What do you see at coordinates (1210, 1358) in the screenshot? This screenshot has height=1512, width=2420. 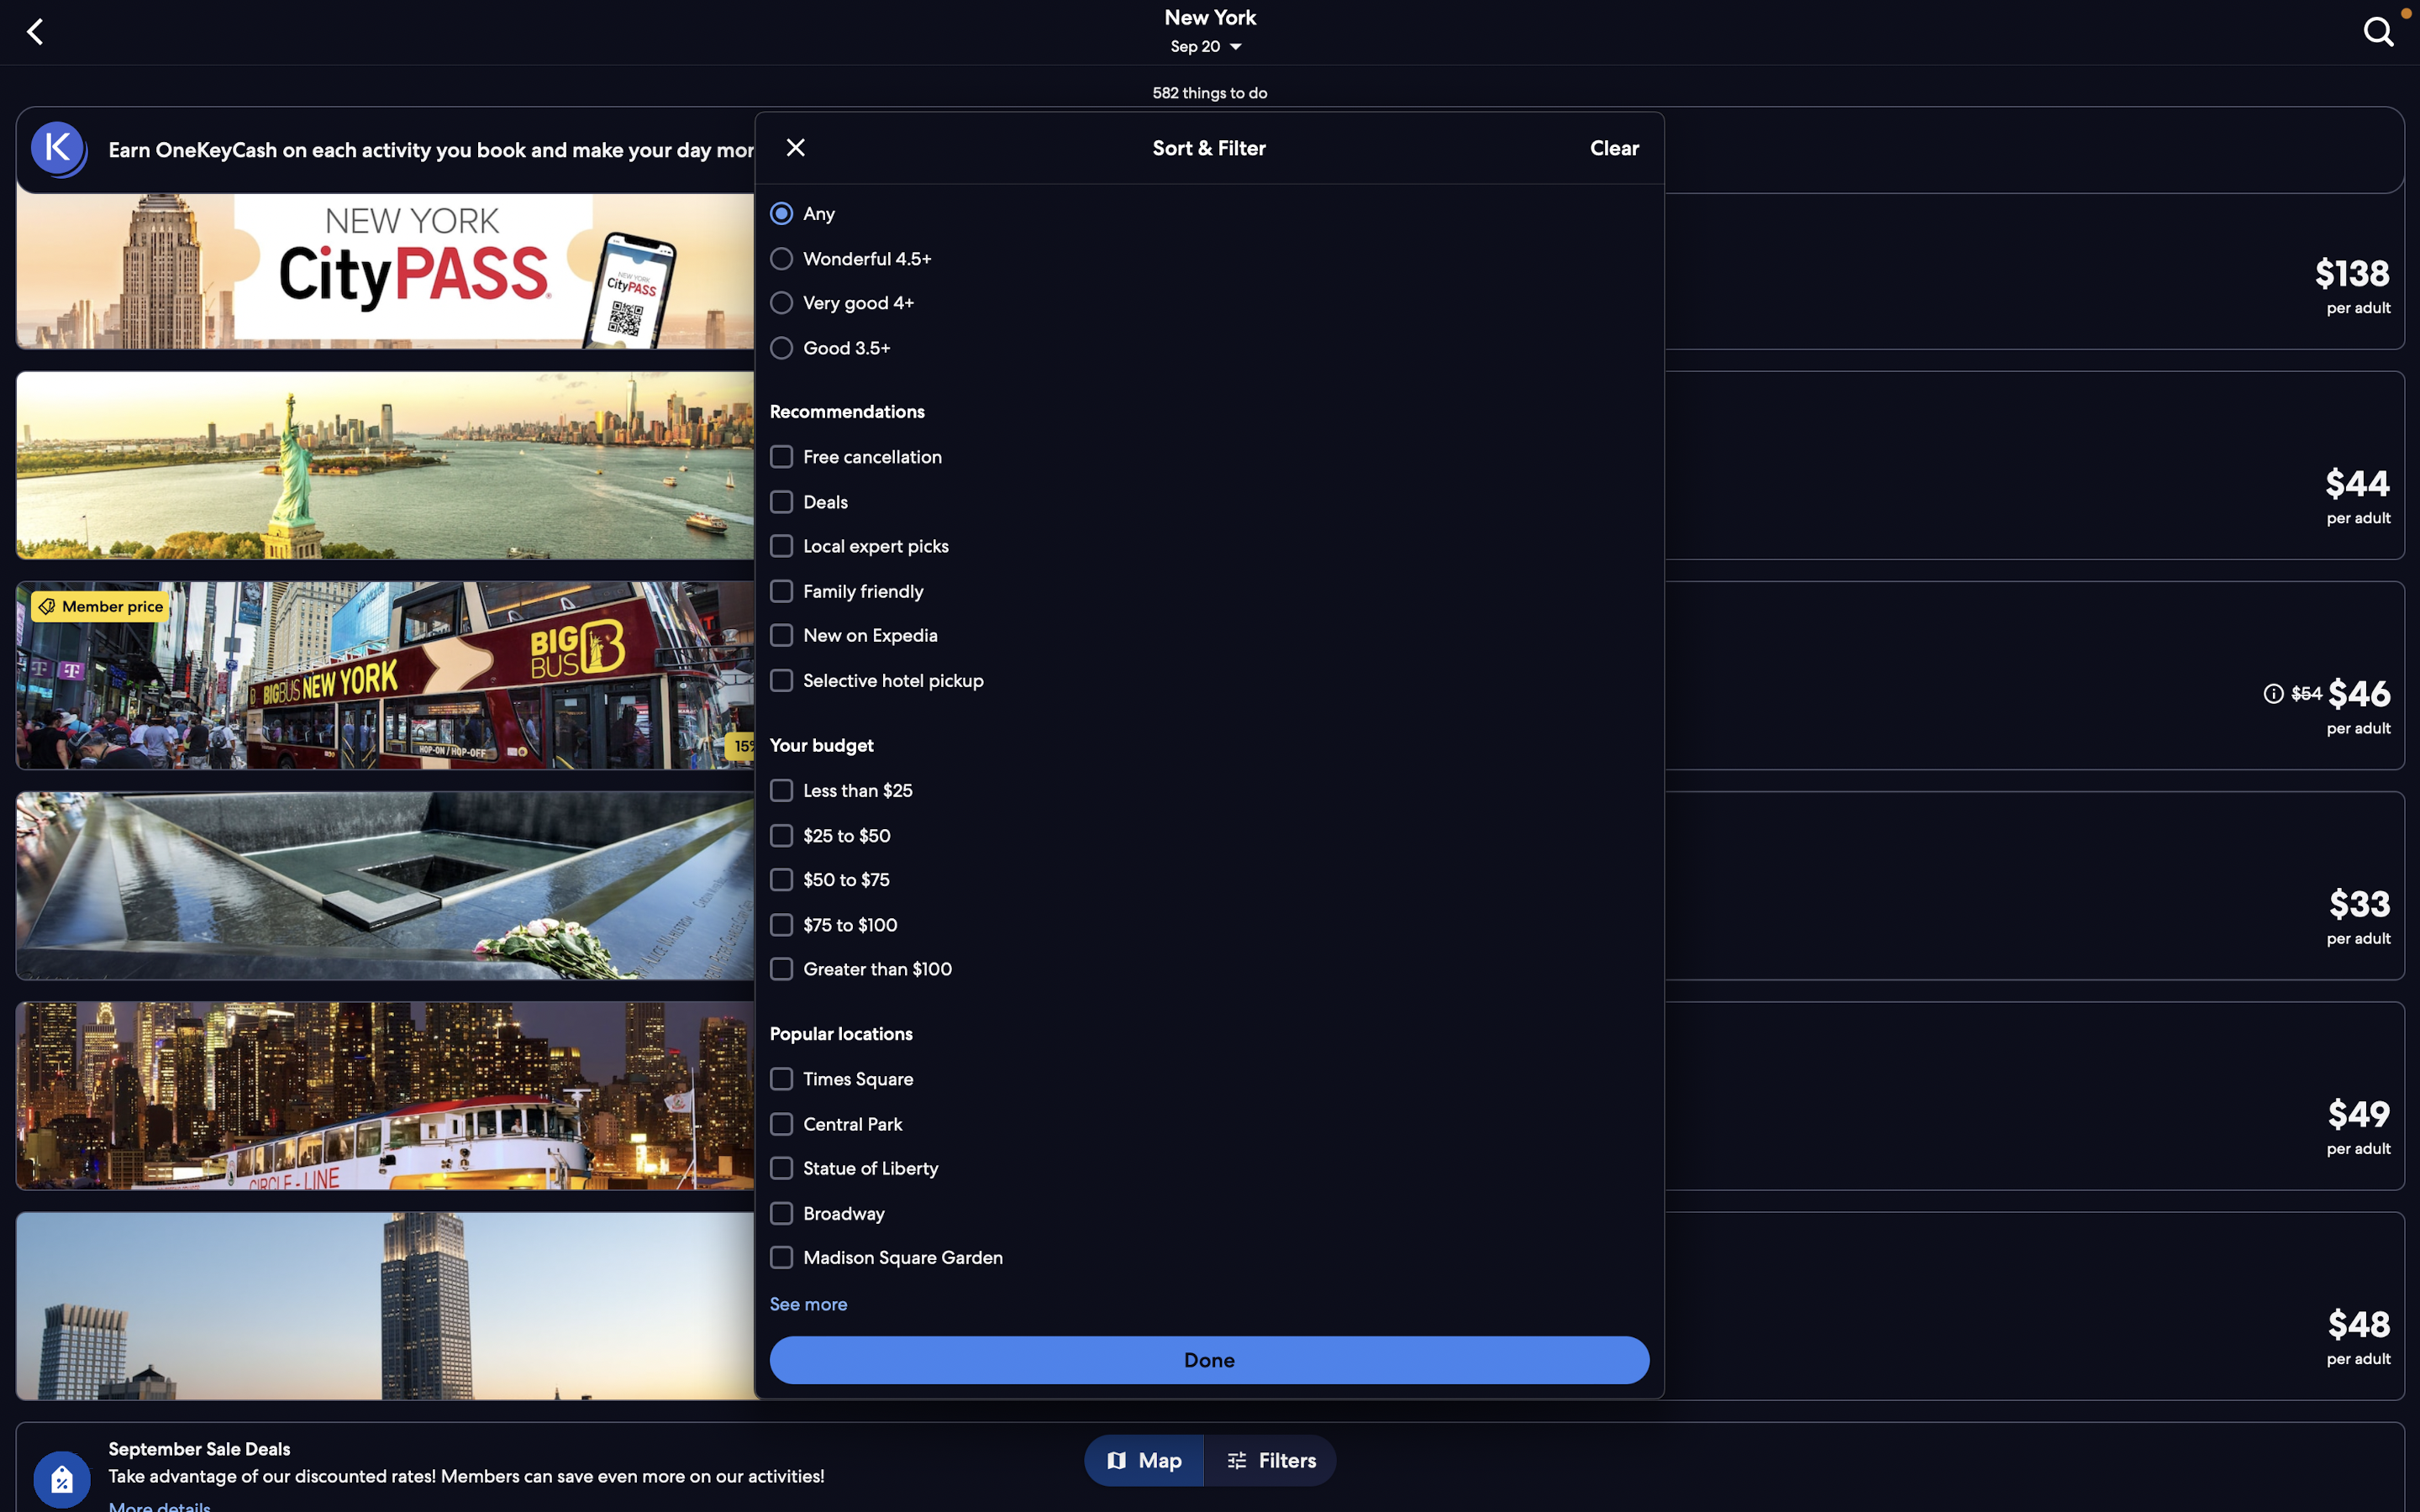 I see `Hit the button for sorting and choosing the desired option` at bounding box center [1210, 1358].